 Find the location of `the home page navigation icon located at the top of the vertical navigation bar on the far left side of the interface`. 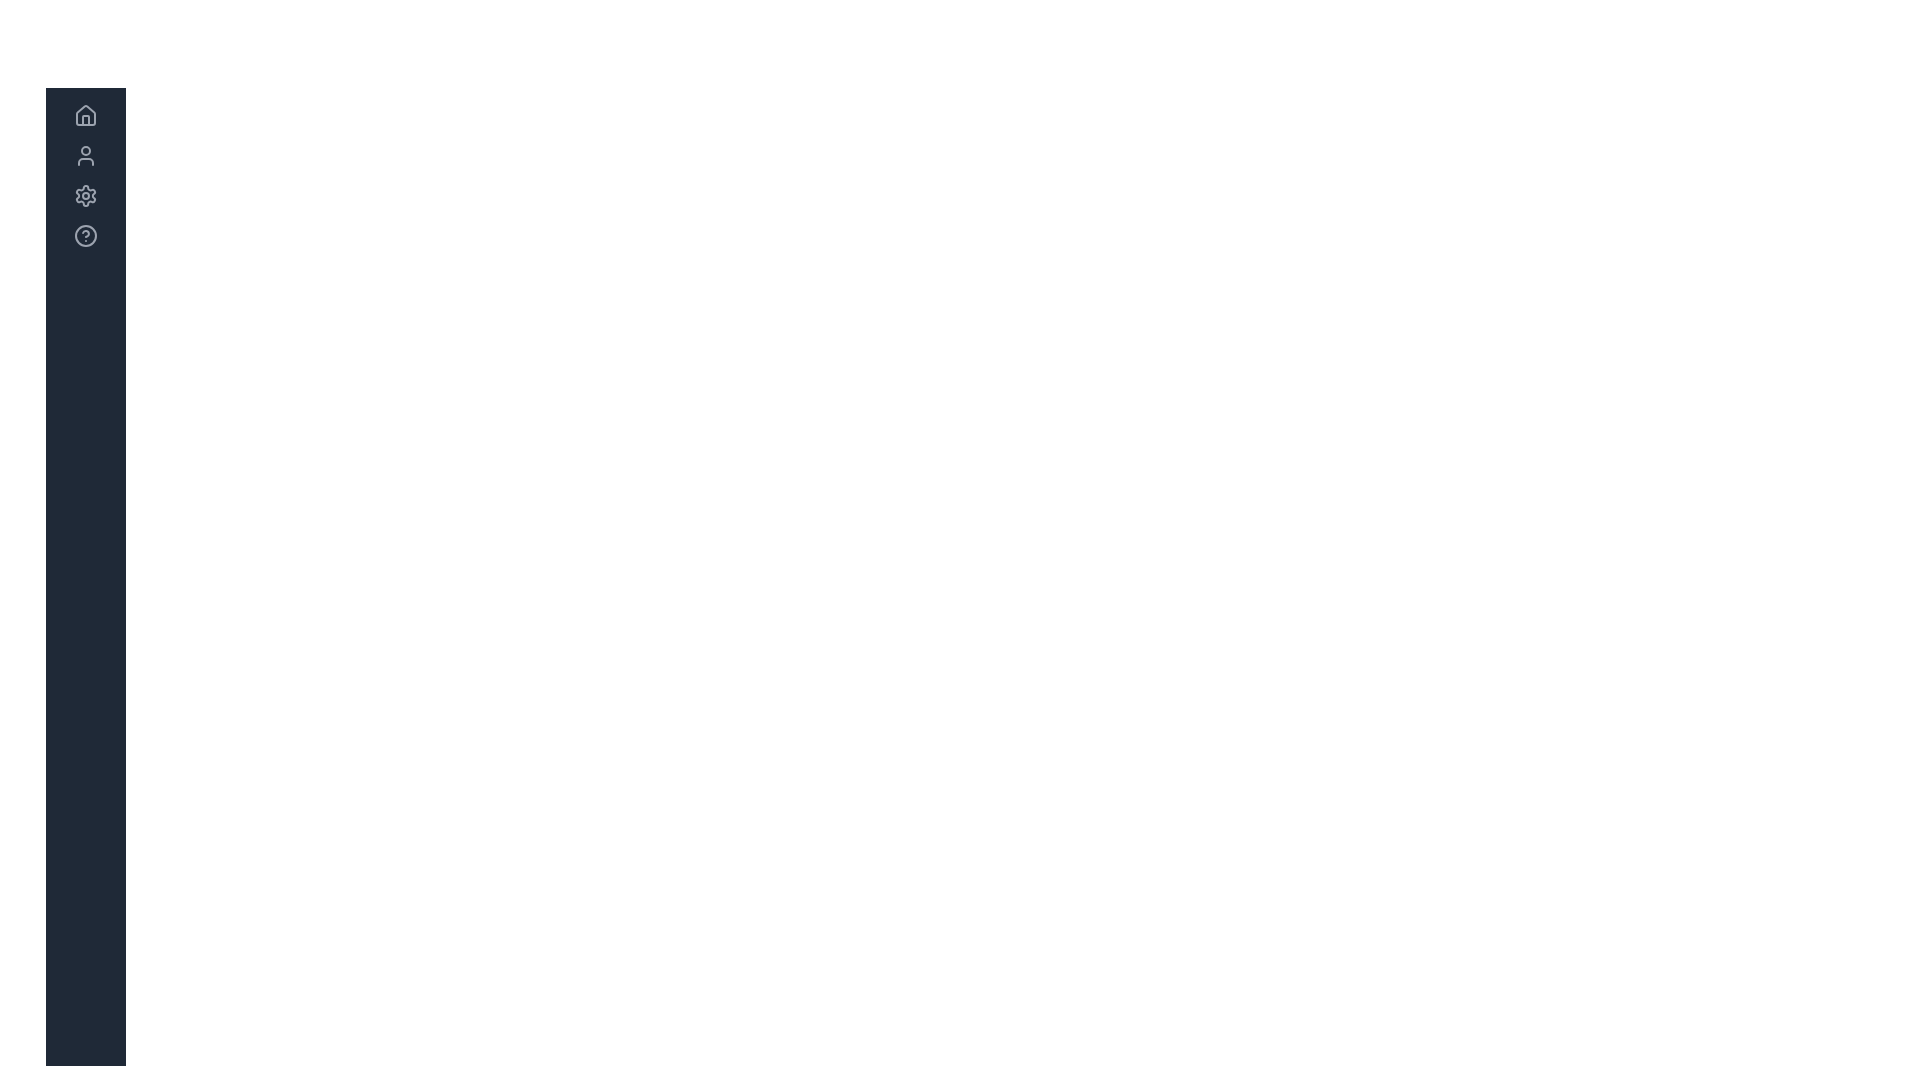

the home page navigation icon located at the top of the vertical navigation bar on the far left side of the interface is located at coordinates (85, 115).